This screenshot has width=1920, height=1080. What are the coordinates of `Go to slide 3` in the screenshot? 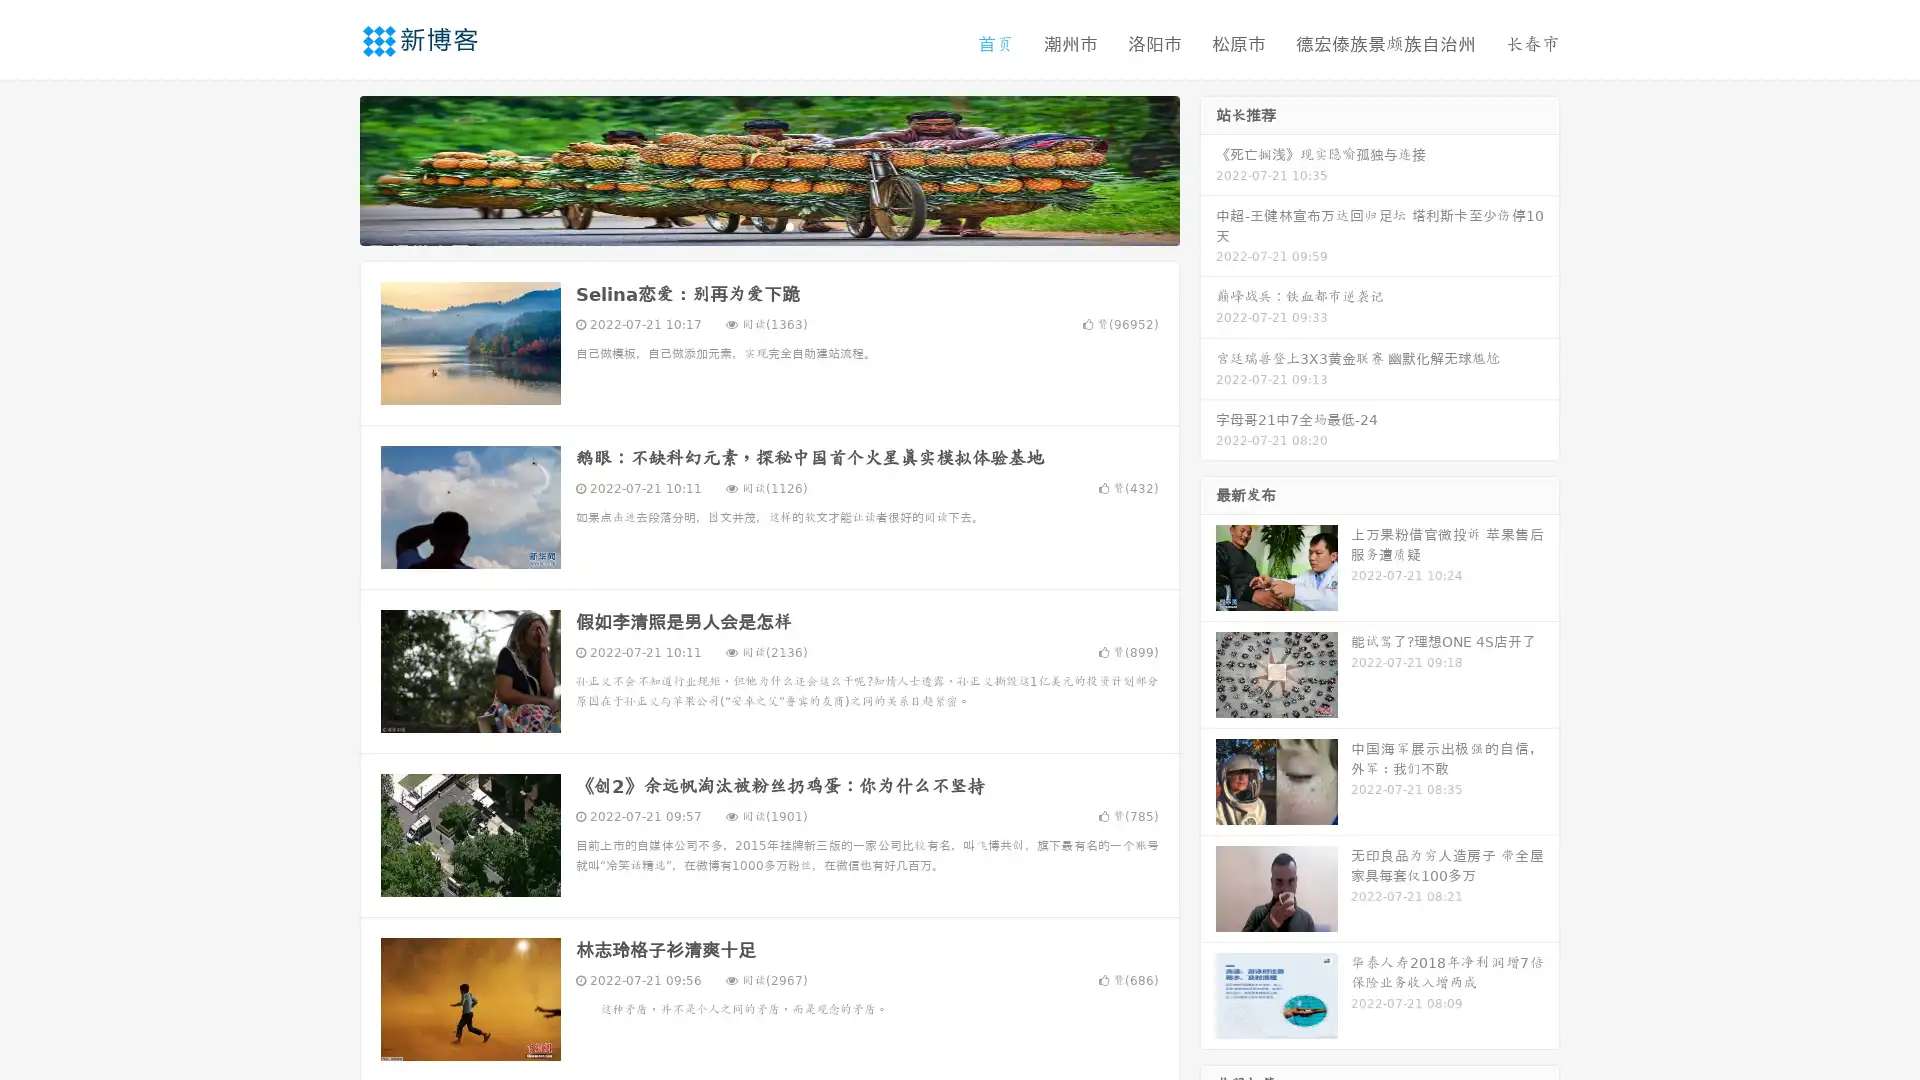 It's located at (789, 225).